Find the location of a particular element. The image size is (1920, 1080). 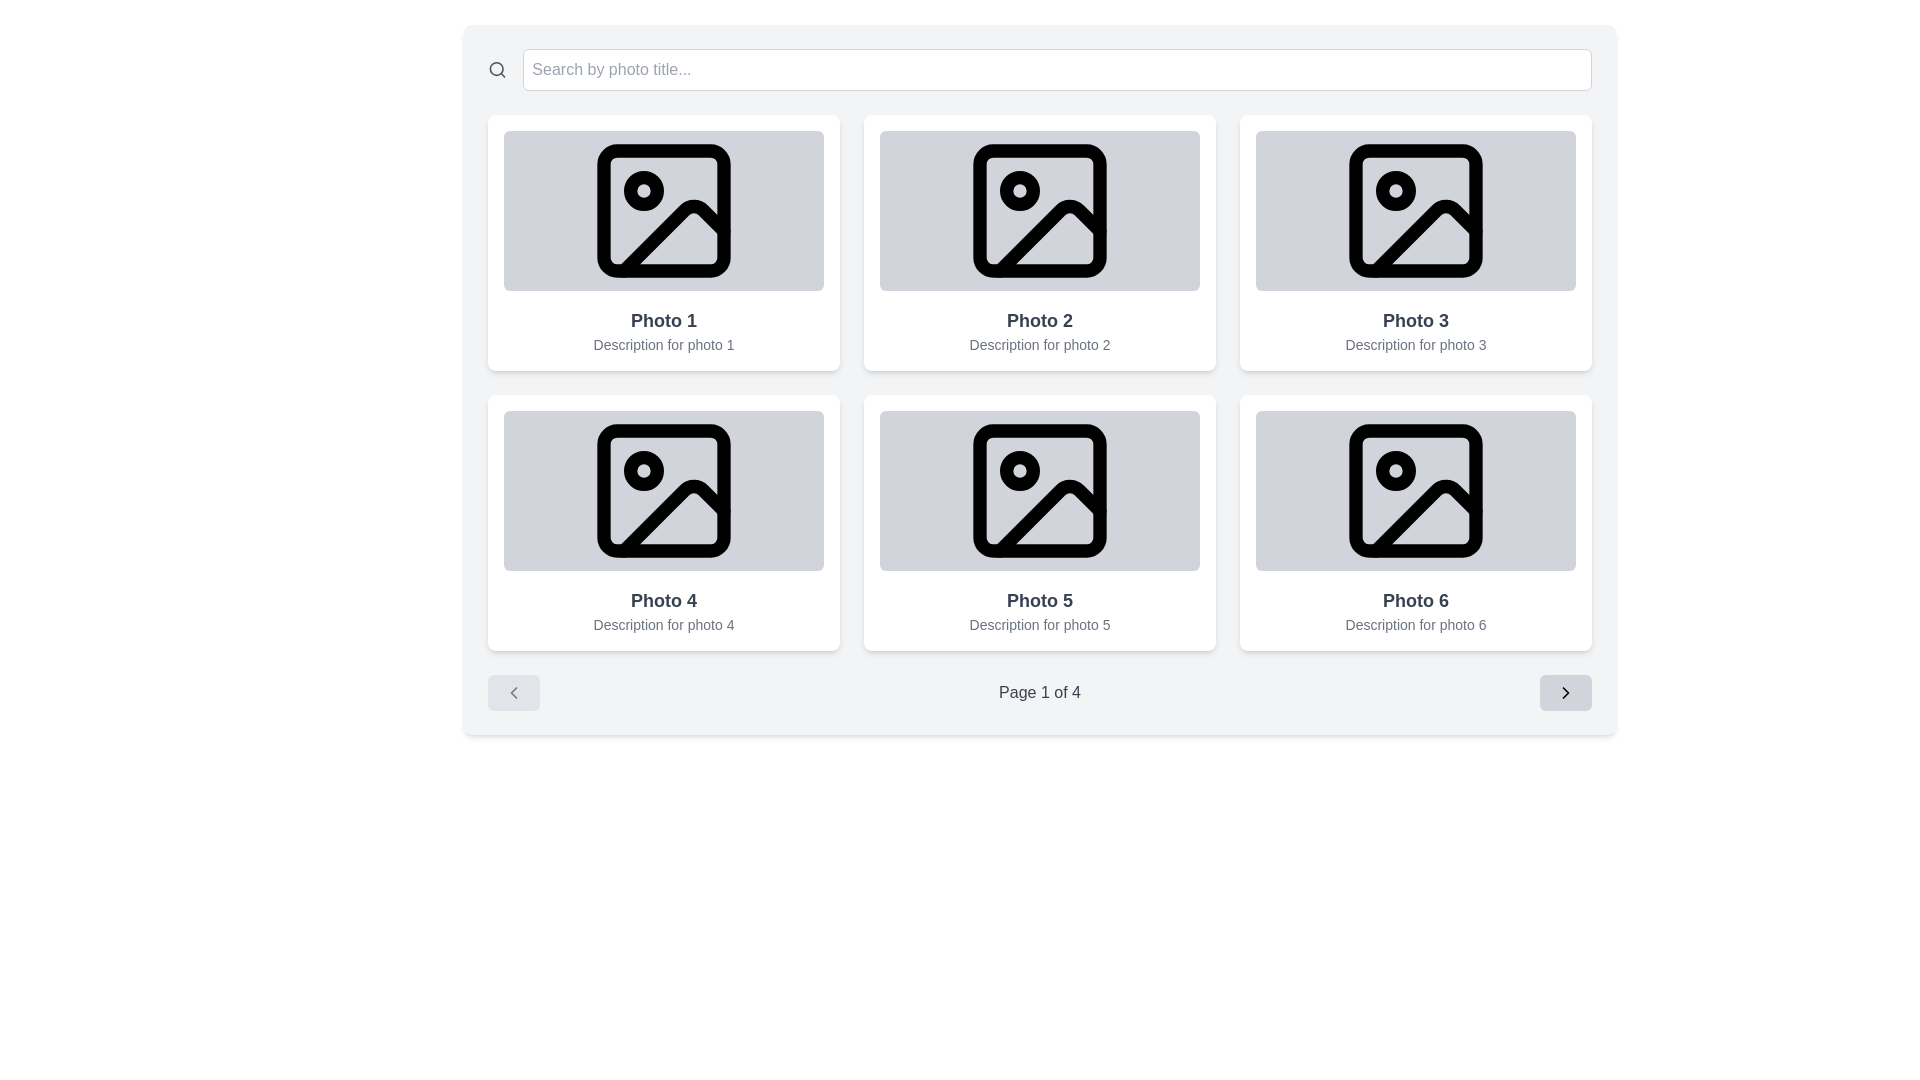

the text label displaying 'Photo 2' in bold, dark gray, located in the second card of the first row in a card grid layout is located at coordinates (1040, 319).